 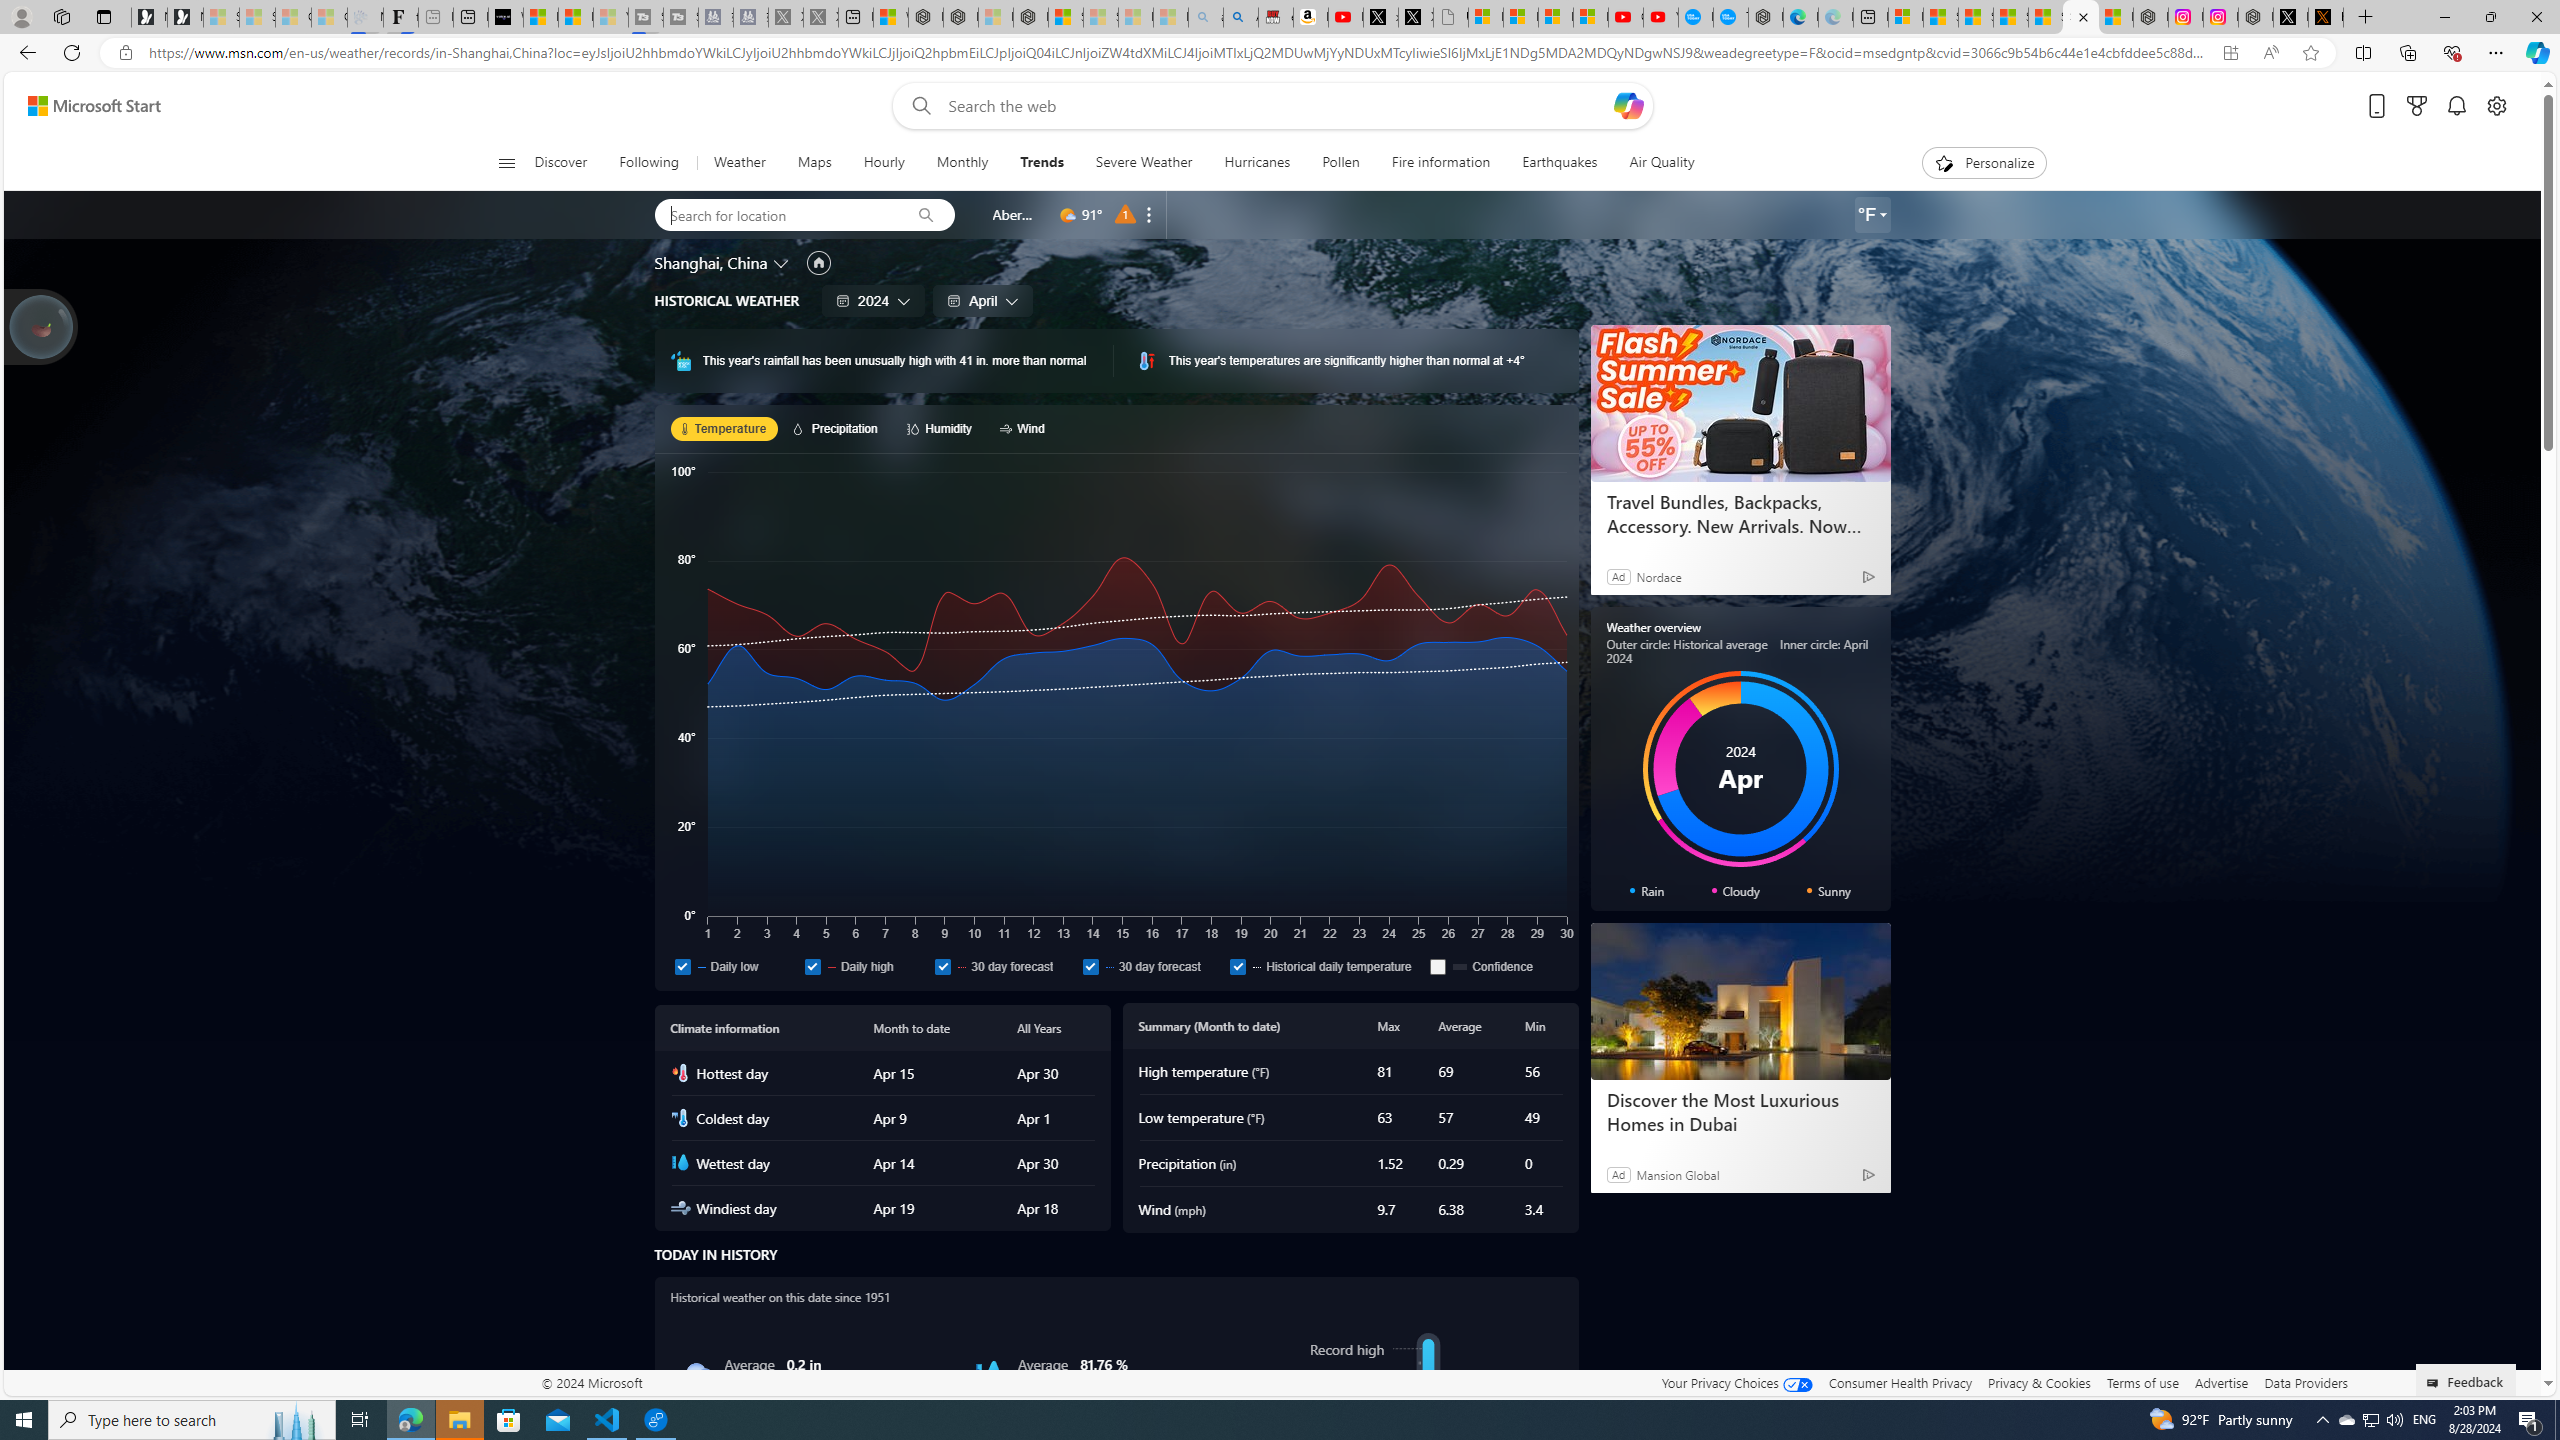 What do you see at coordinates (1438, 965) in the screenshot?
I see `'Confidence'` at bounding box center [1438, 965].